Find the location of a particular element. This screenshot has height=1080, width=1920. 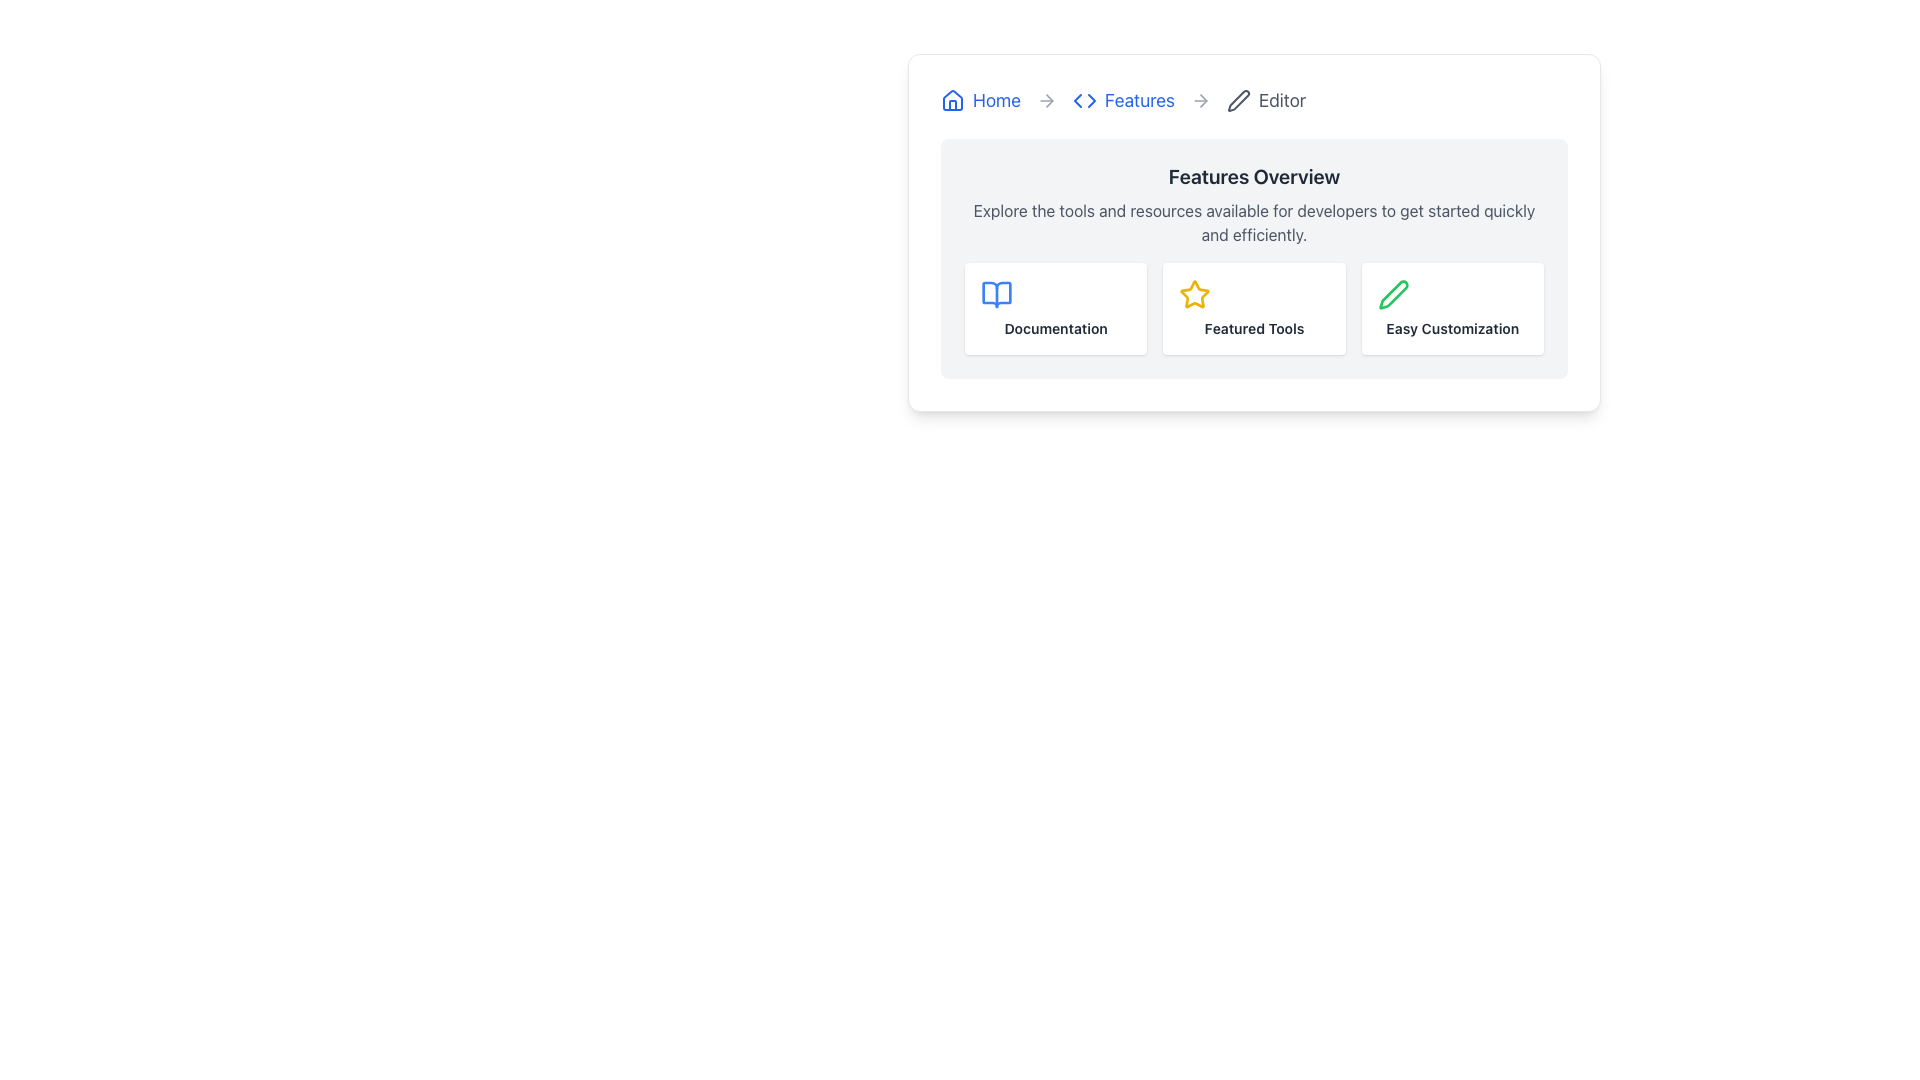

the rightmost segment of the breadcrumb navigation bar, which is highlighted and reads 'Editor' is located at coordinates (1253, 100).